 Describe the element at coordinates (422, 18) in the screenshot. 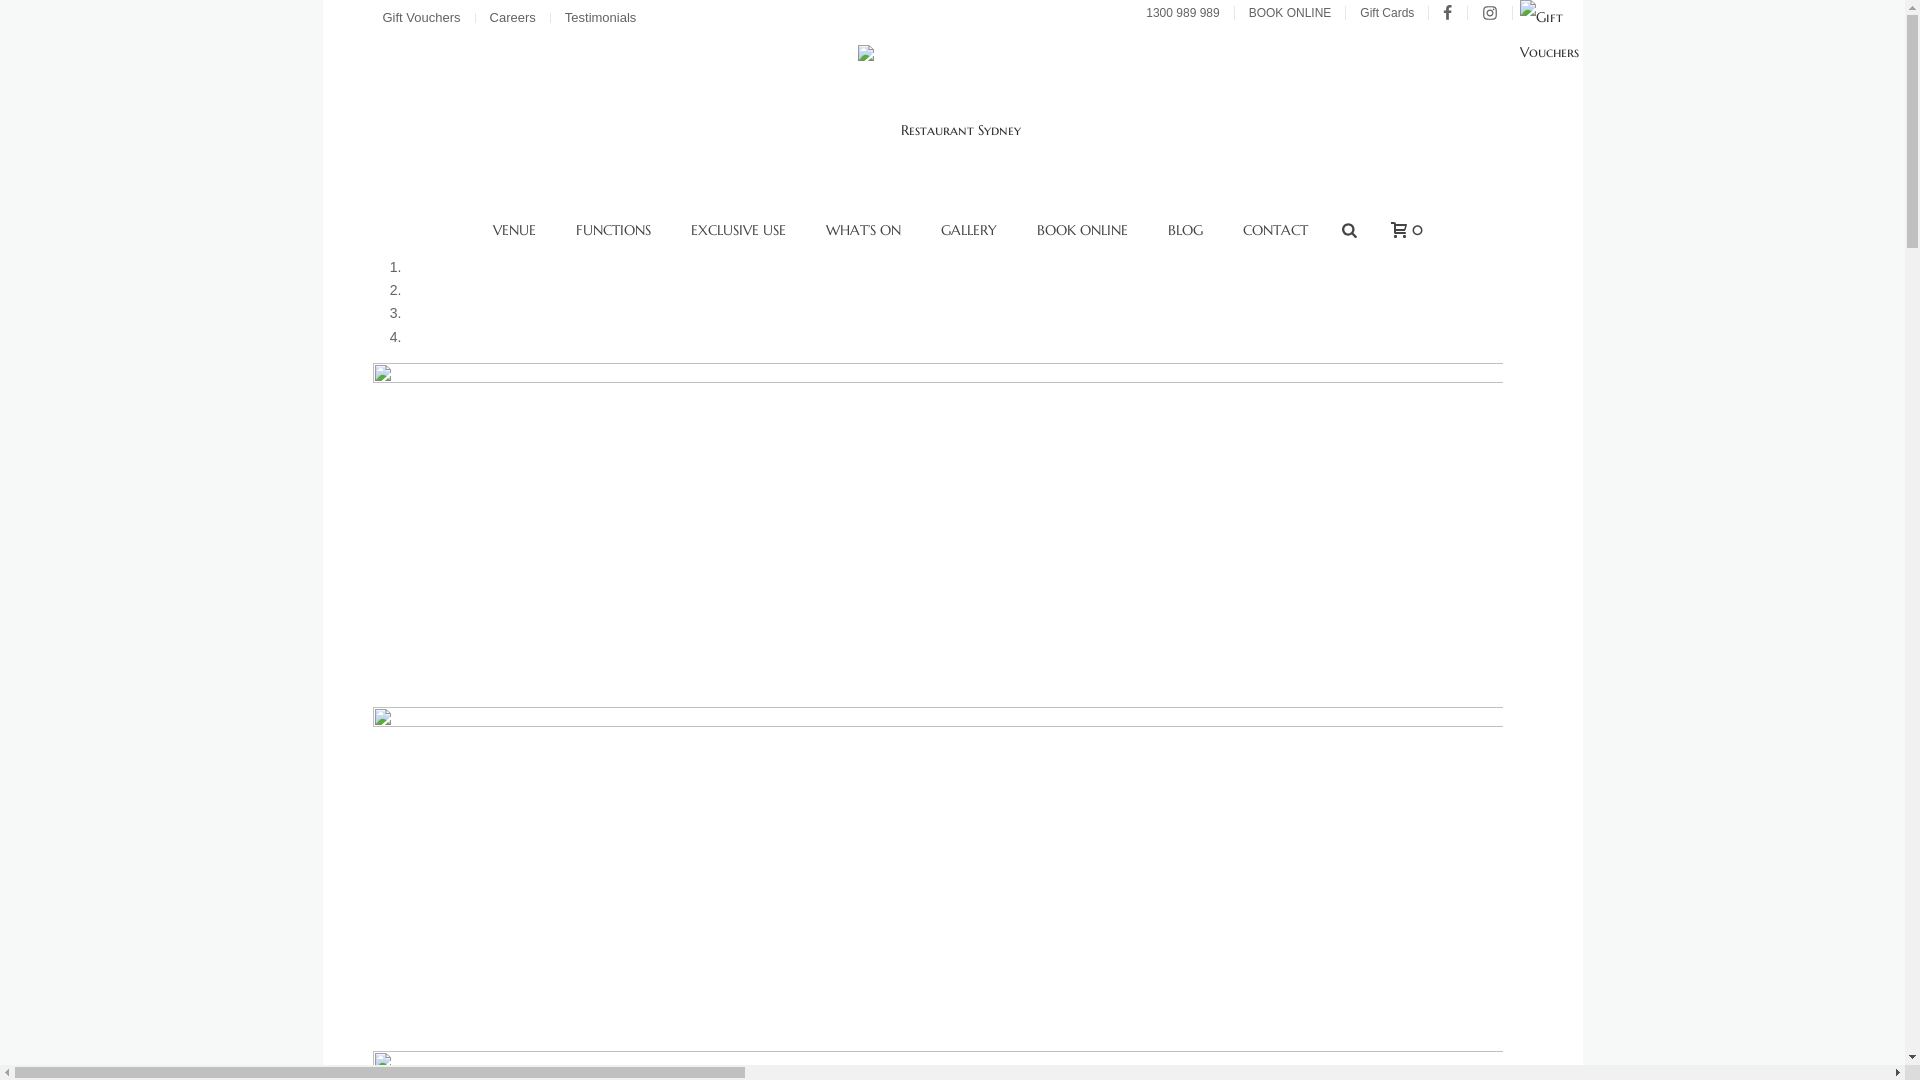

I see `'Gift Vouchers'` at that location.